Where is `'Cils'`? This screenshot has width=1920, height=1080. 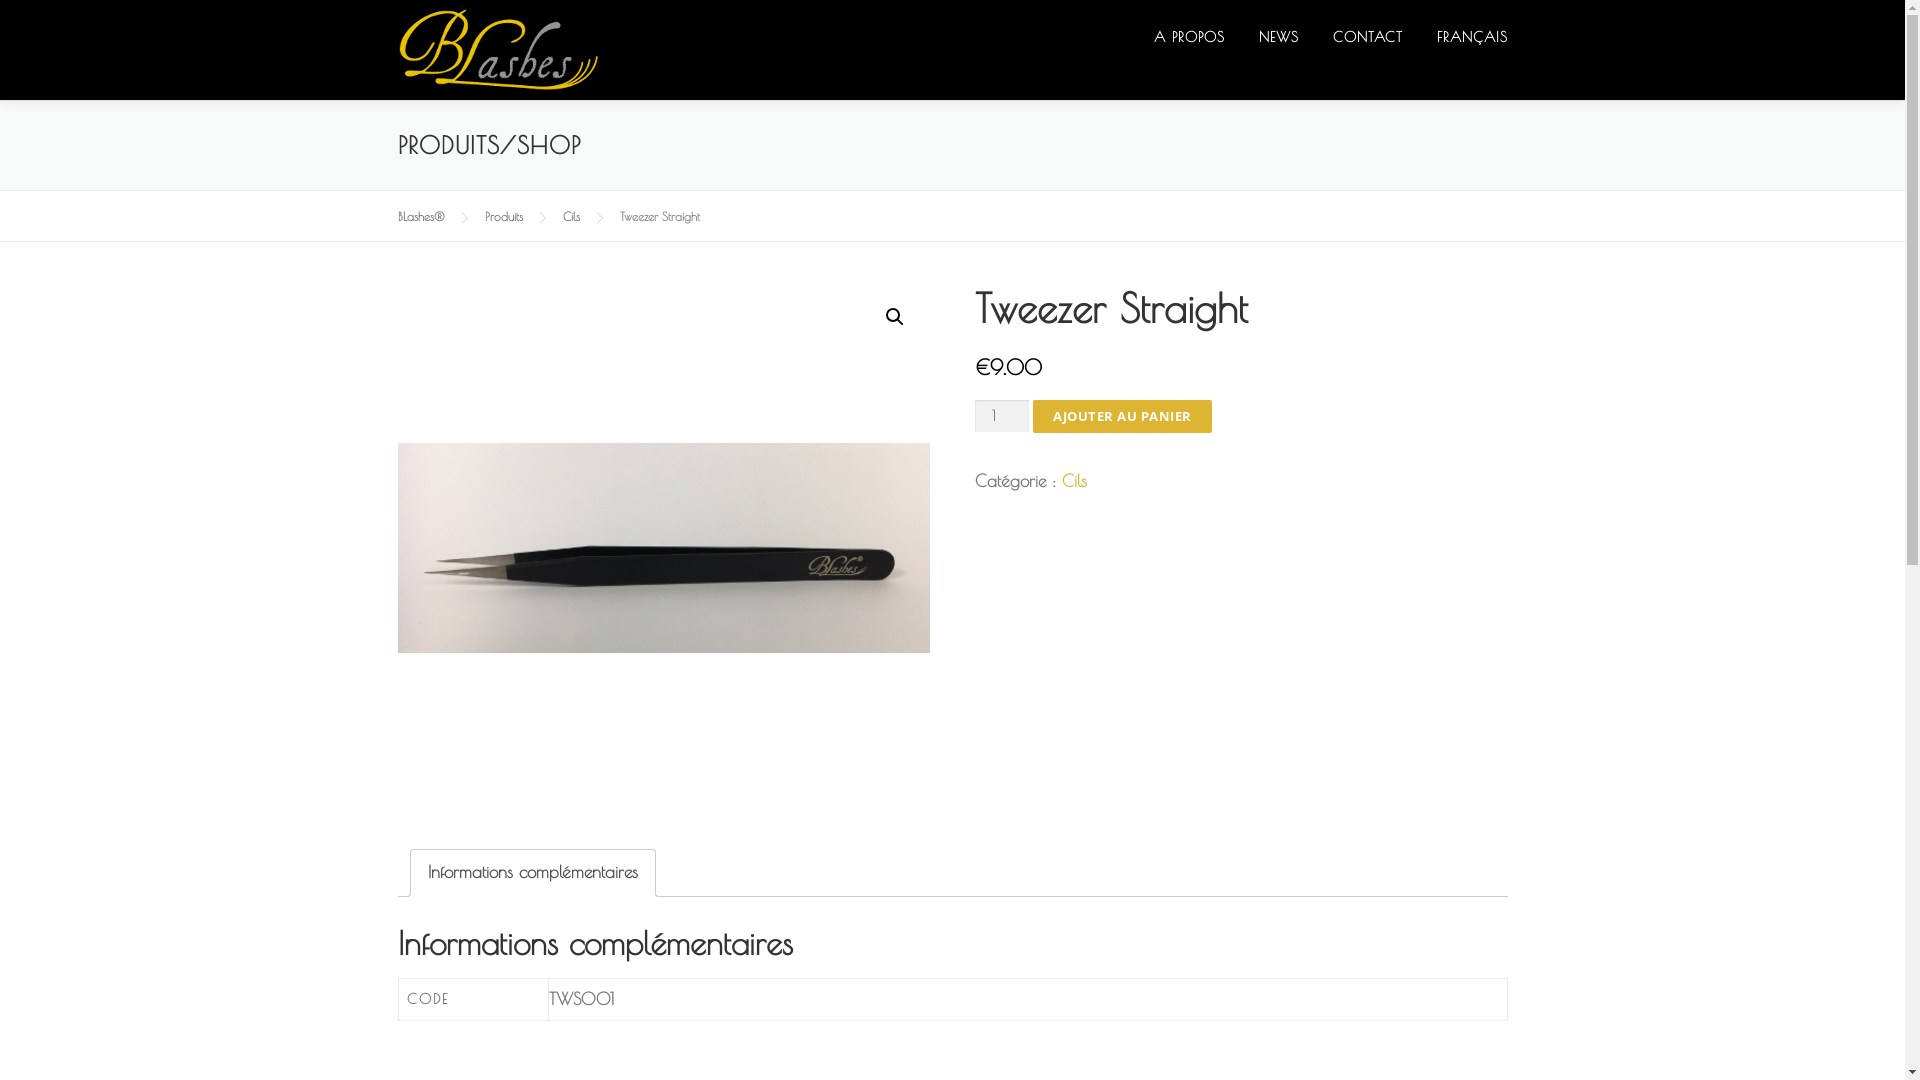 'Cils' is located at coordinates (1073, 481).